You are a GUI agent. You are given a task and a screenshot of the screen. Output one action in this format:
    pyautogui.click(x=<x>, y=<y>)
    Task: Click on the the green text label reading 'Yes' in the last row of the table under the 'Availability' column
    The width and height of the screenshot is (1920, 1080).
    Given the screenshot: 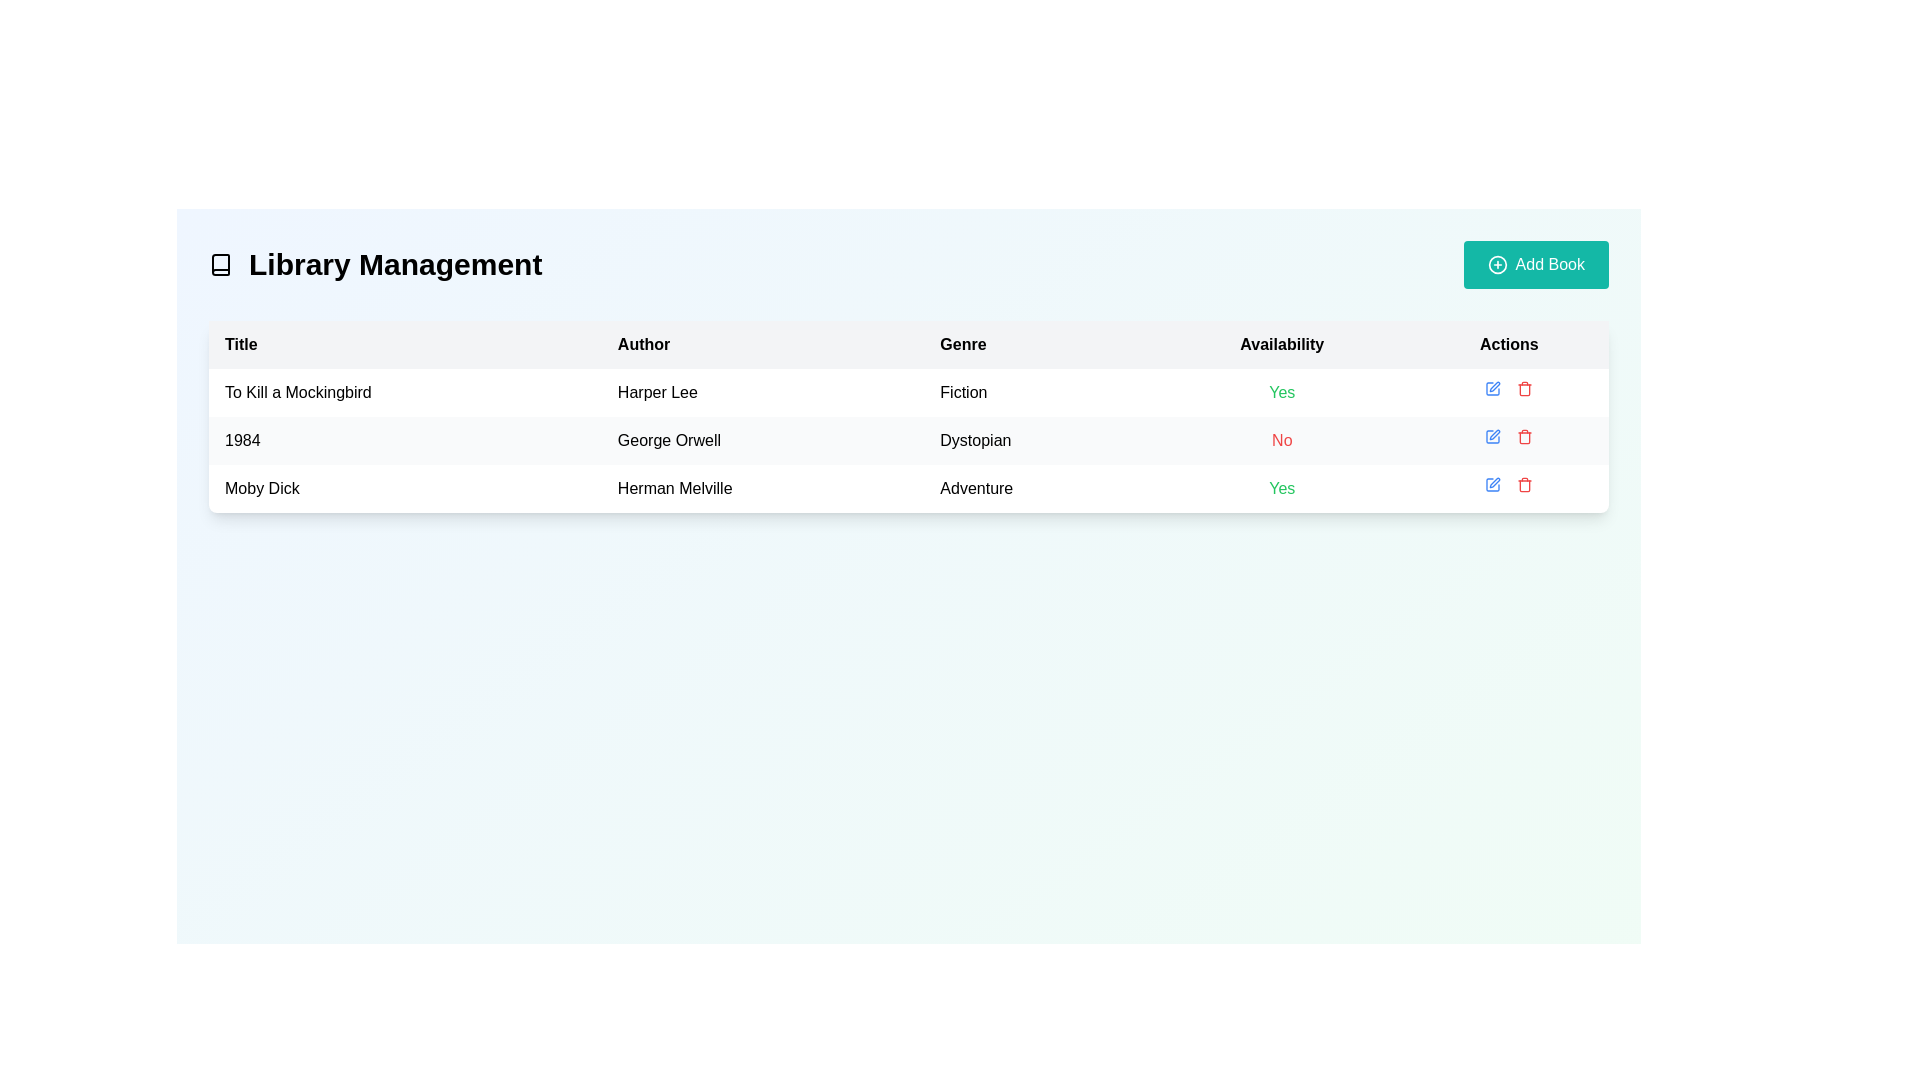 What is the action you would take?
    pyautogui.click(x=1282, y=392)
    